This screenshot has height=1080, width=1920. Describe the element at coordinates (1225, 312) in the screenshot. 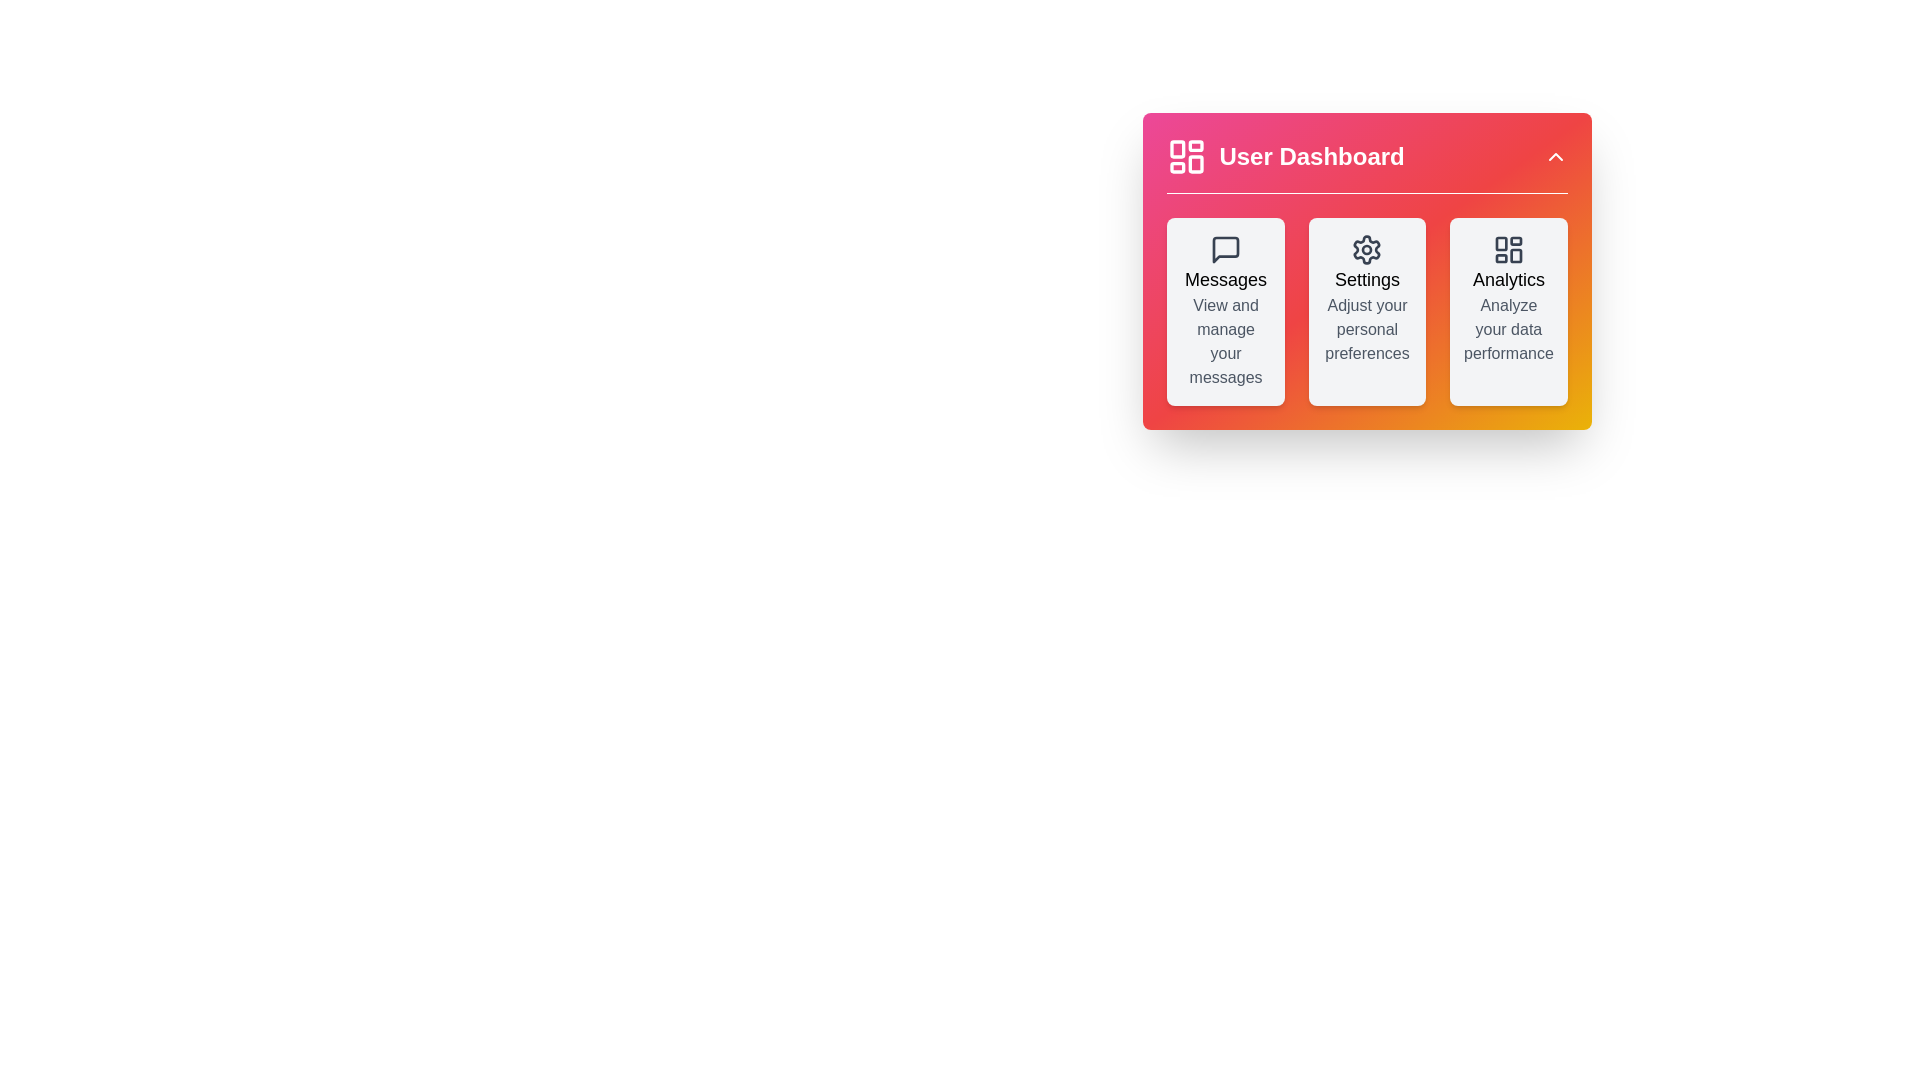

I see `the Action card for managing messages, which is the leftmost card in the row beneath the 'User Dashboard' title` at that location.